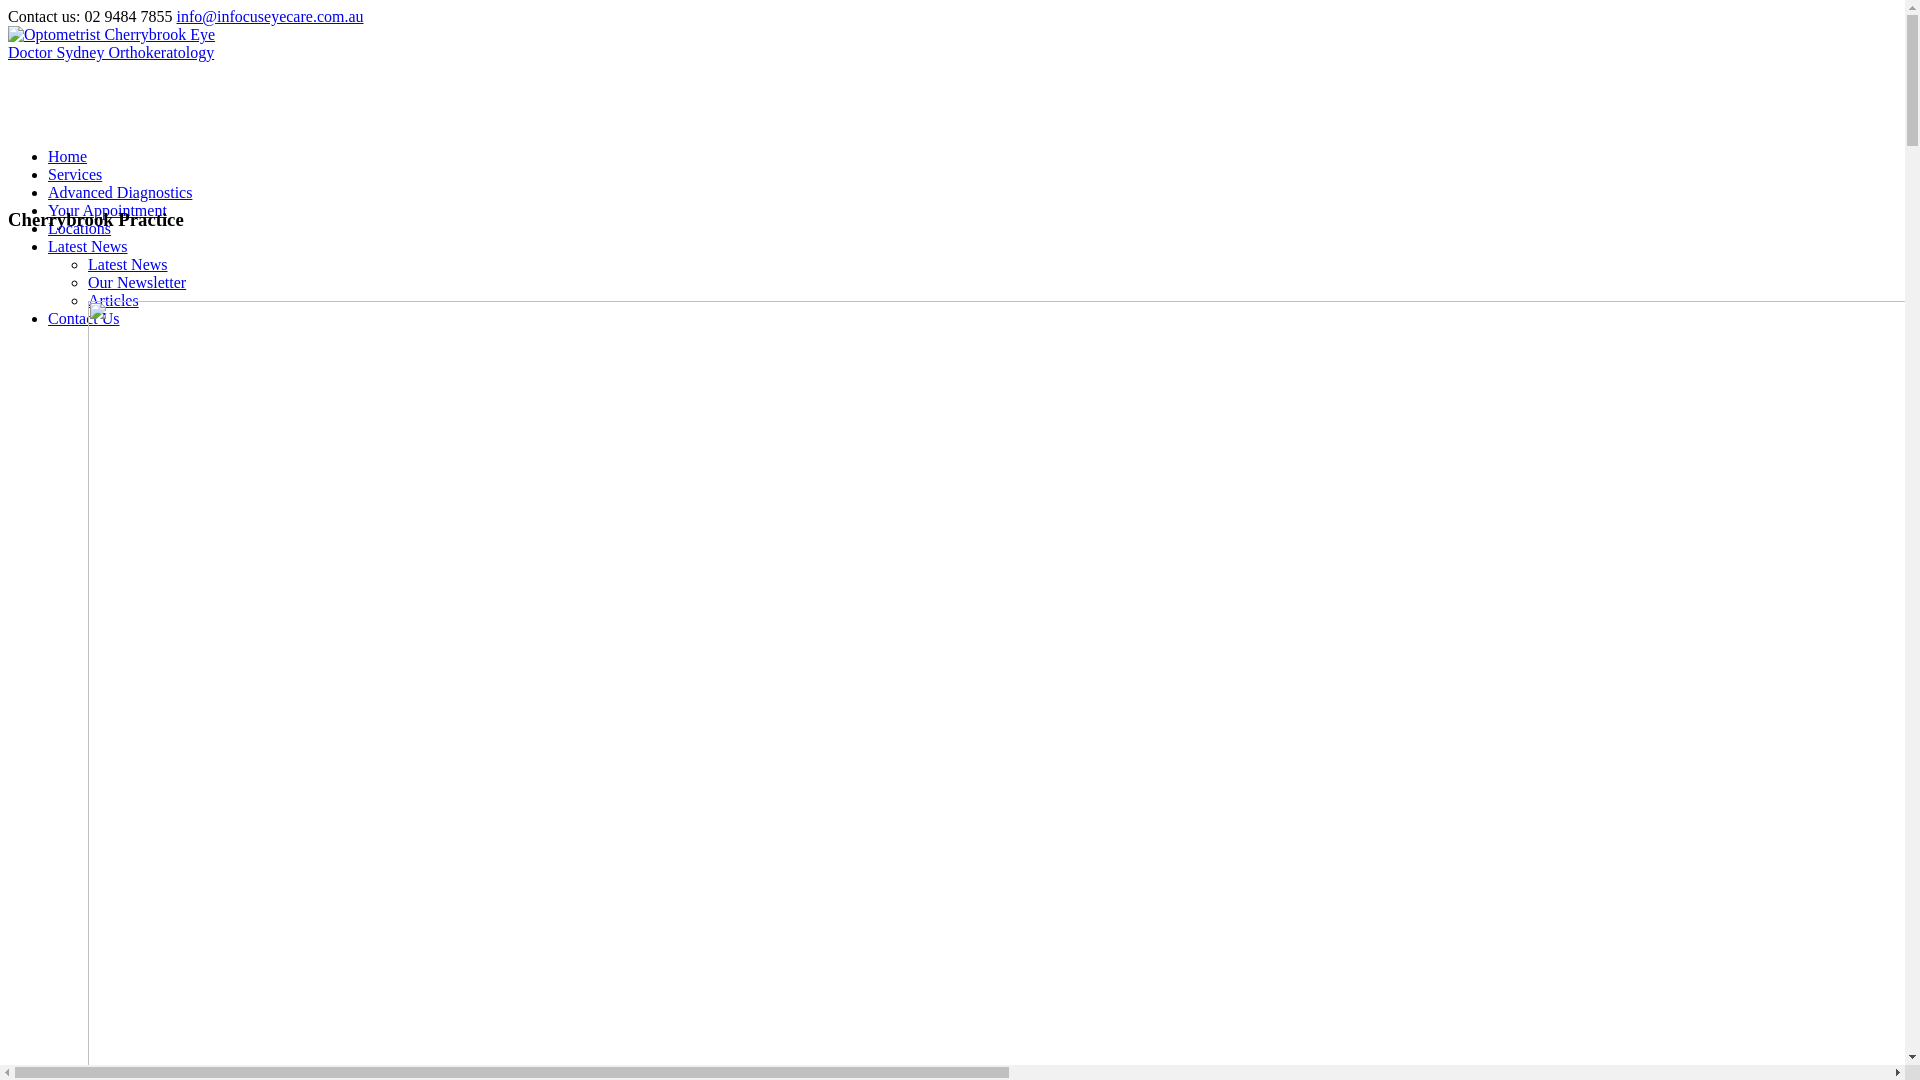  Describe the element at coordinates (112, 300) in the screenshot. I see `'Articles'` at that location.